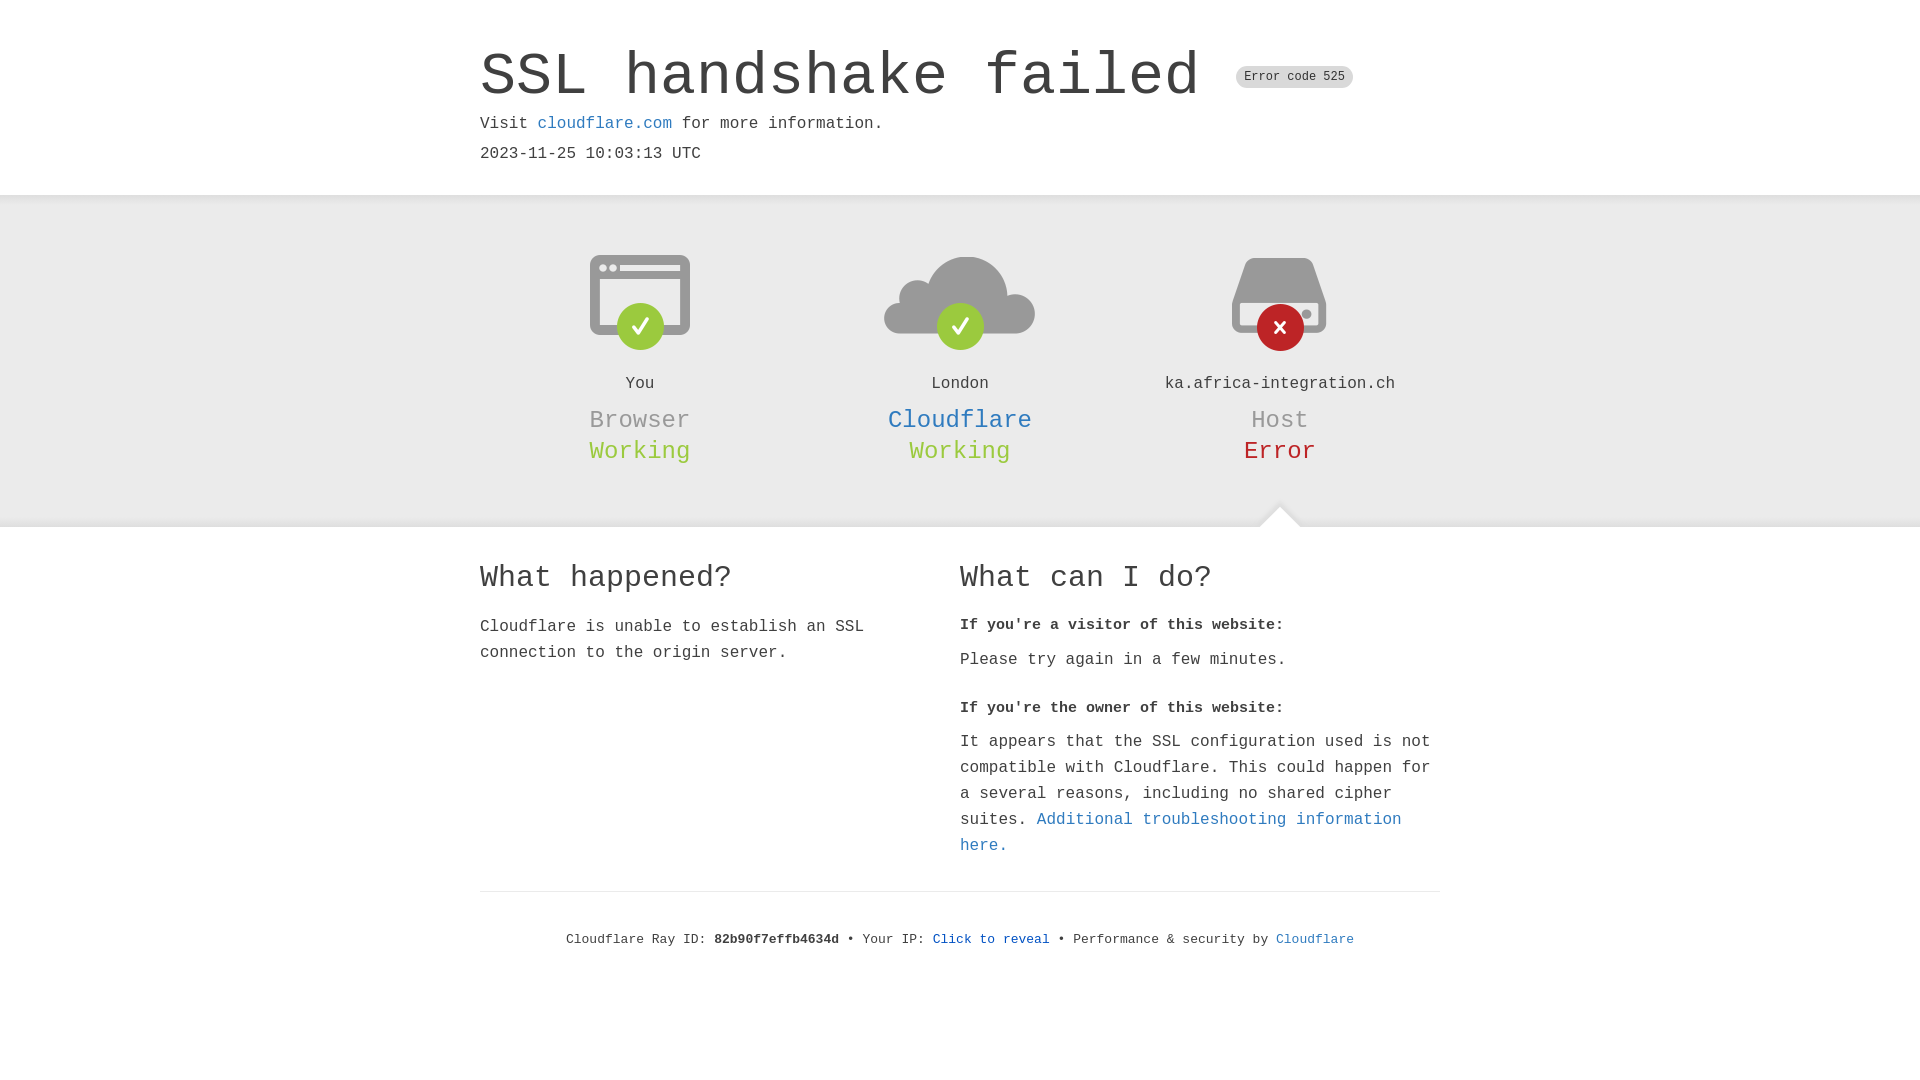 The width and height of the screenshot is (1920, 1080). Describe the element at coordinates (931, 939) in the screenshot. I see `'Click to reveal'` at that location.